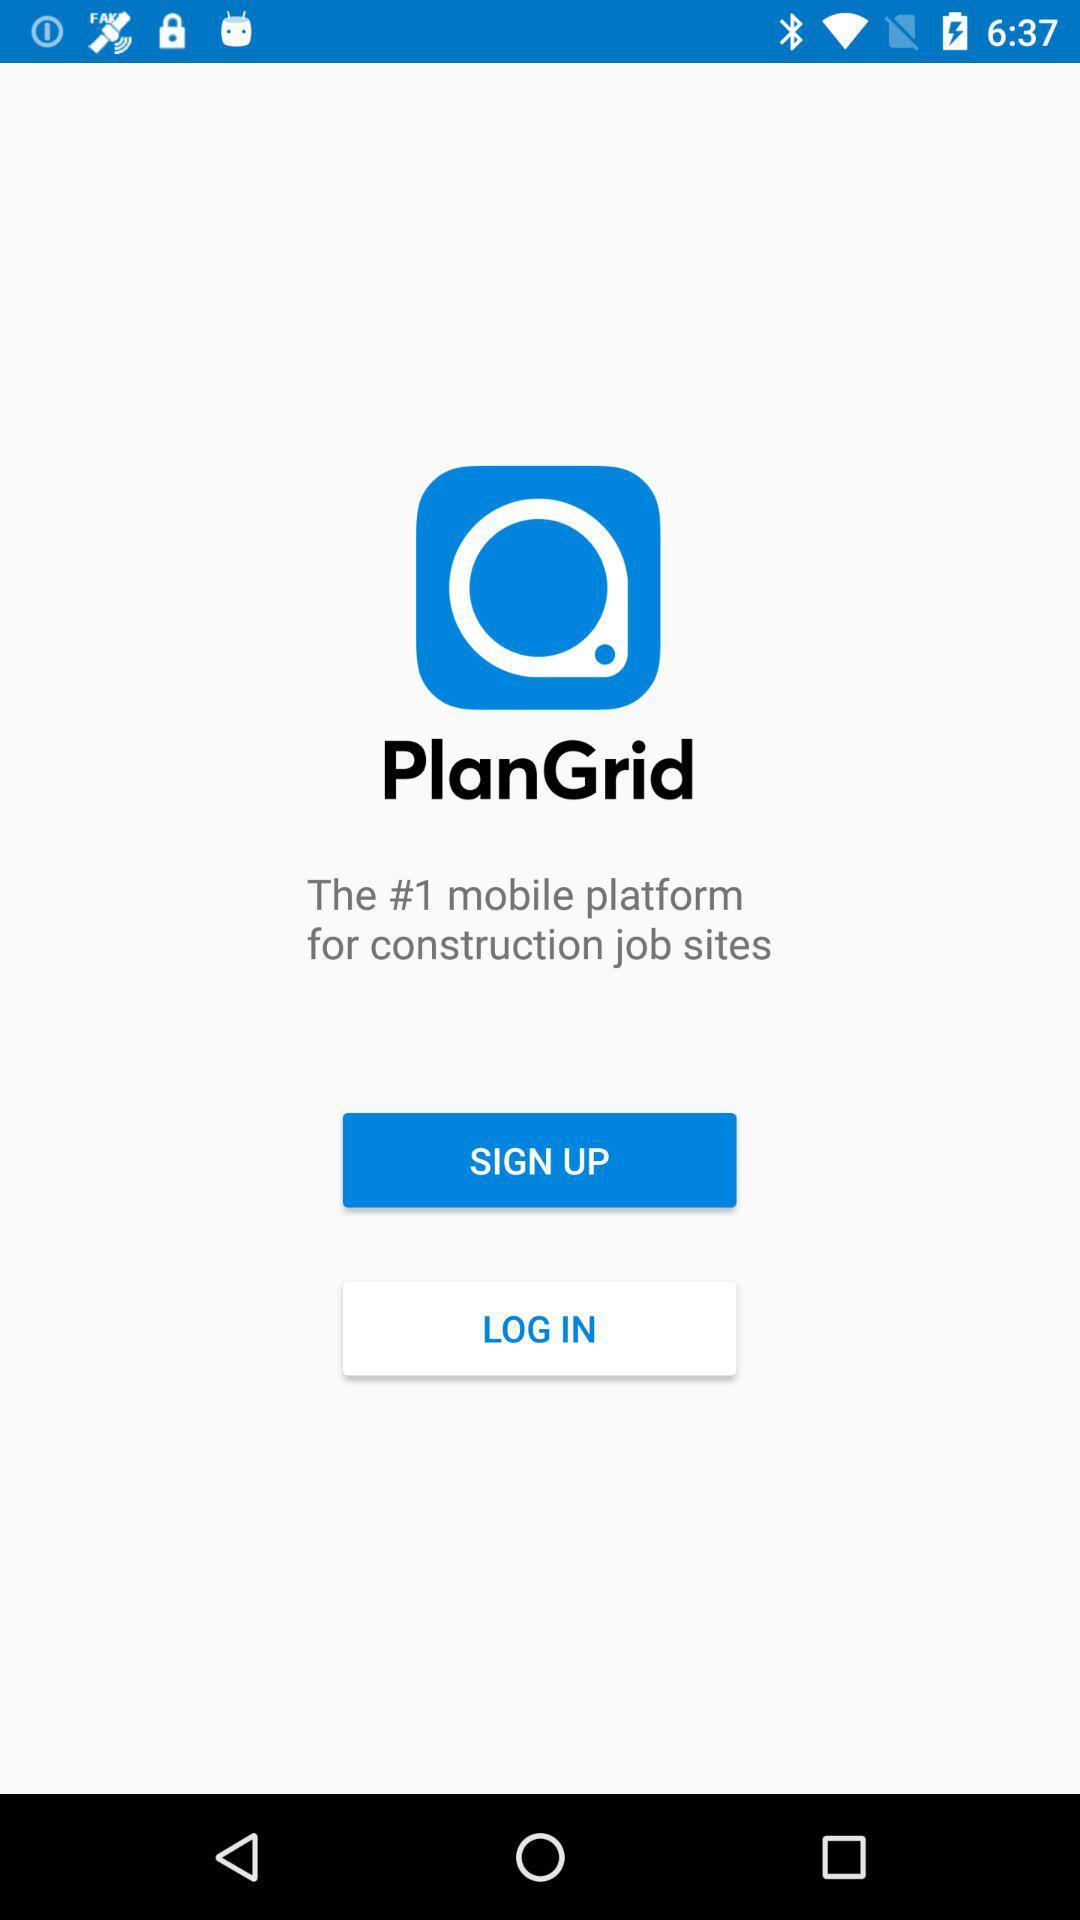 This screenshot has width=1080, height=1920. Describe the element at coordinates (538, 1160) in the screenshot. I see `item below the the 1 mobile` at that location.